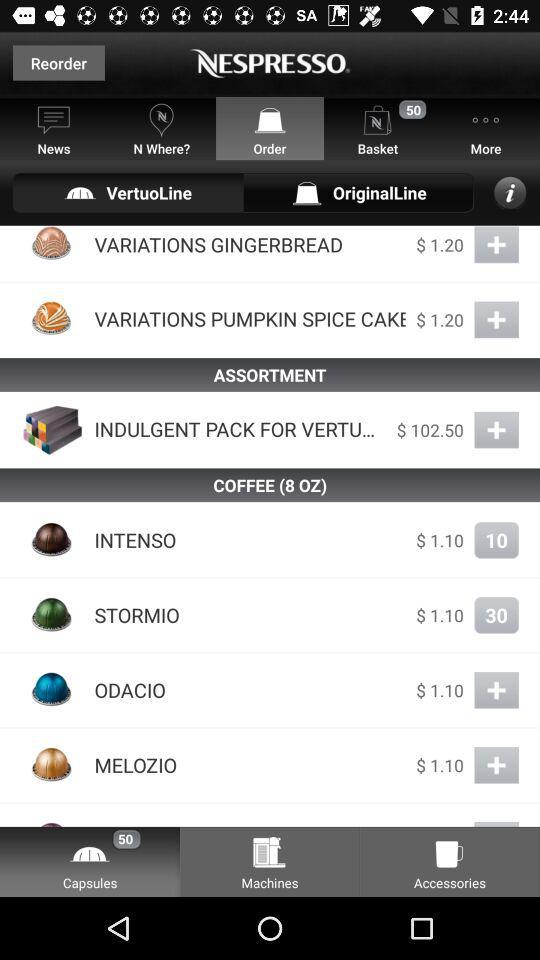 This screenshot has height=960, width=540. What do you see at coordinates (510, 192) in the screenshot?
I see `the info icon` at bounding box center [510, 192].